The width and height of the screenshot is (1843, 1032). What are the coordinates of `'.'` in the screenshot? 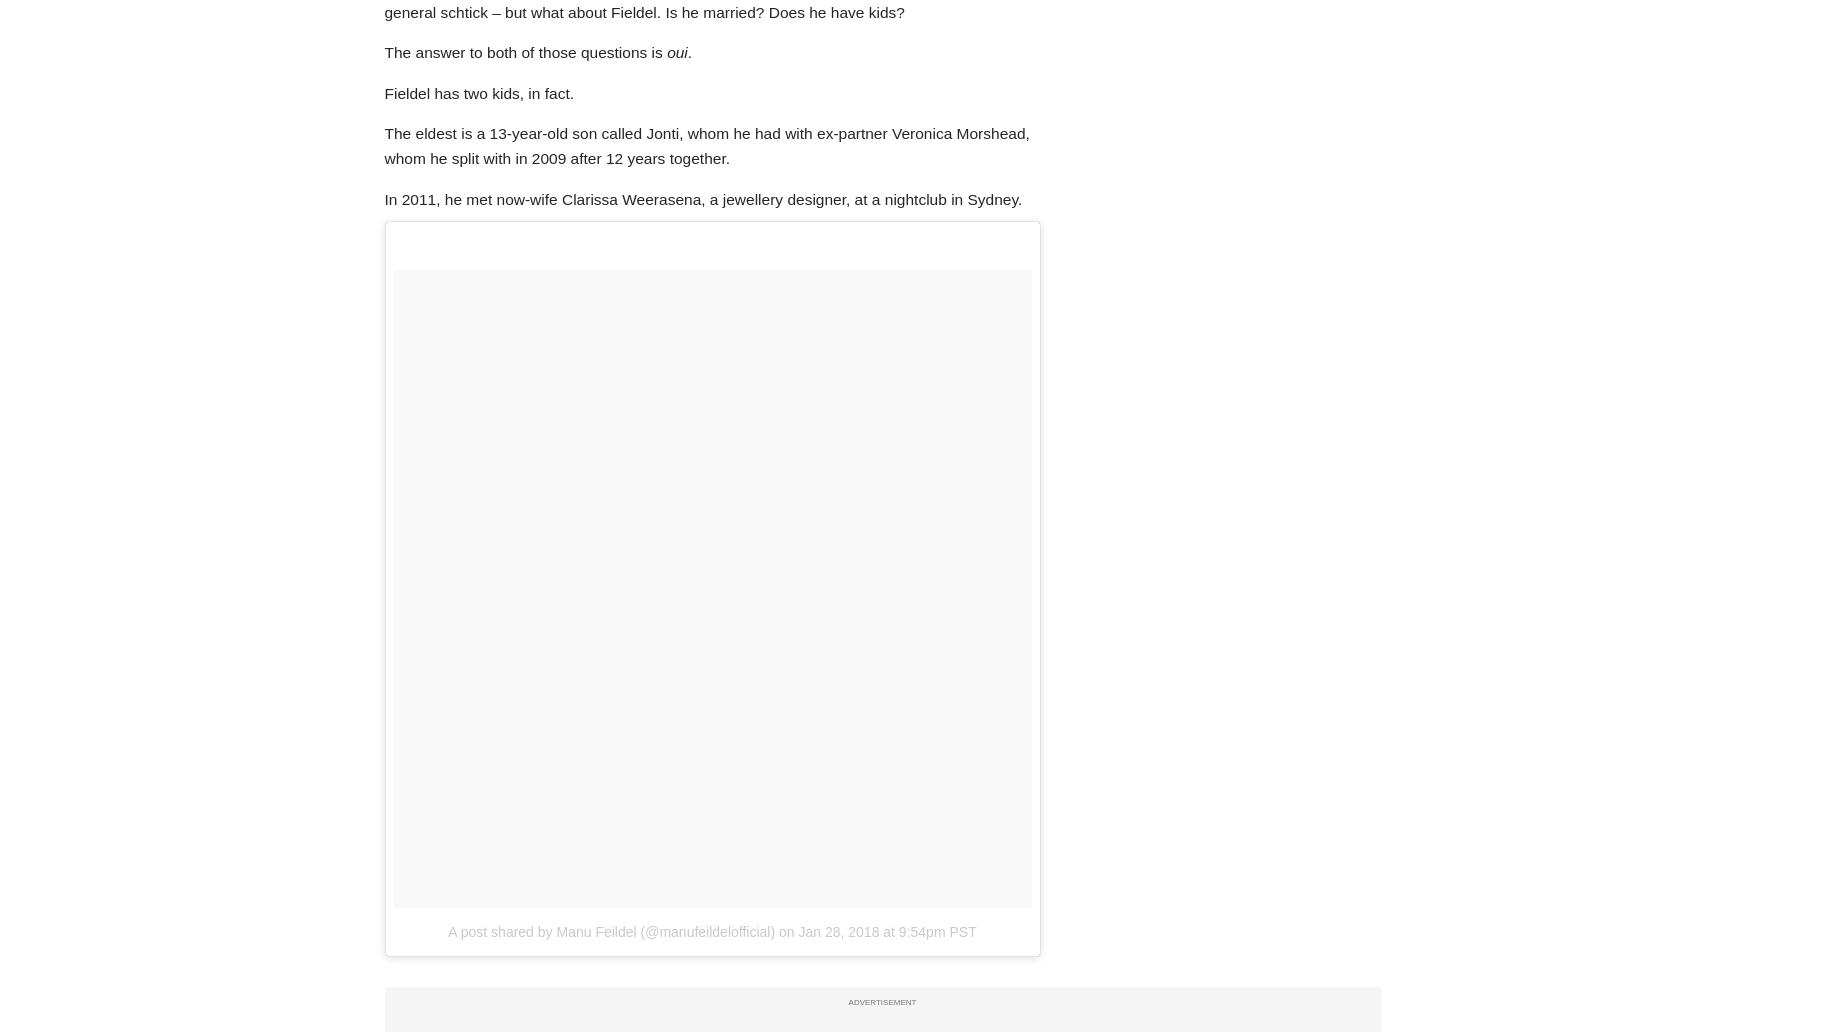 It's located at (686, 52).